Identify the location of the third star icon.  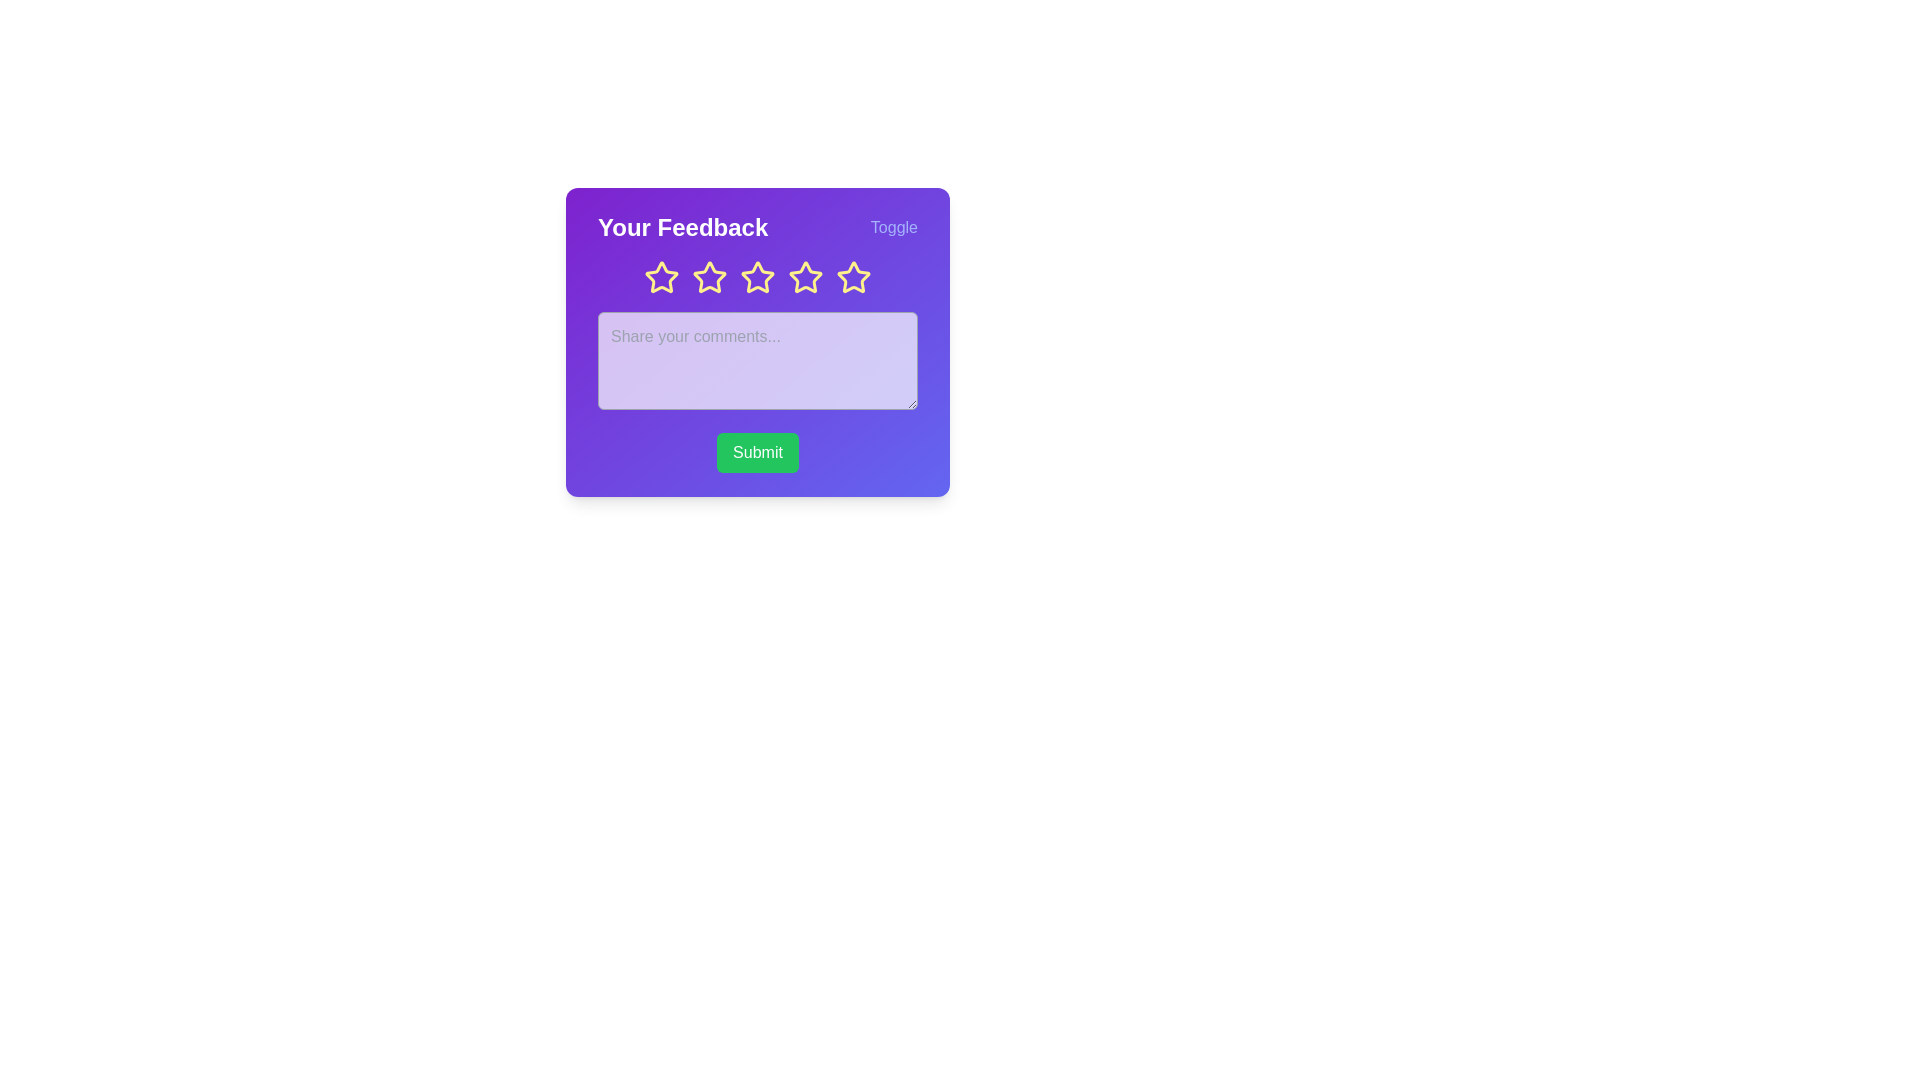
(806, 277).